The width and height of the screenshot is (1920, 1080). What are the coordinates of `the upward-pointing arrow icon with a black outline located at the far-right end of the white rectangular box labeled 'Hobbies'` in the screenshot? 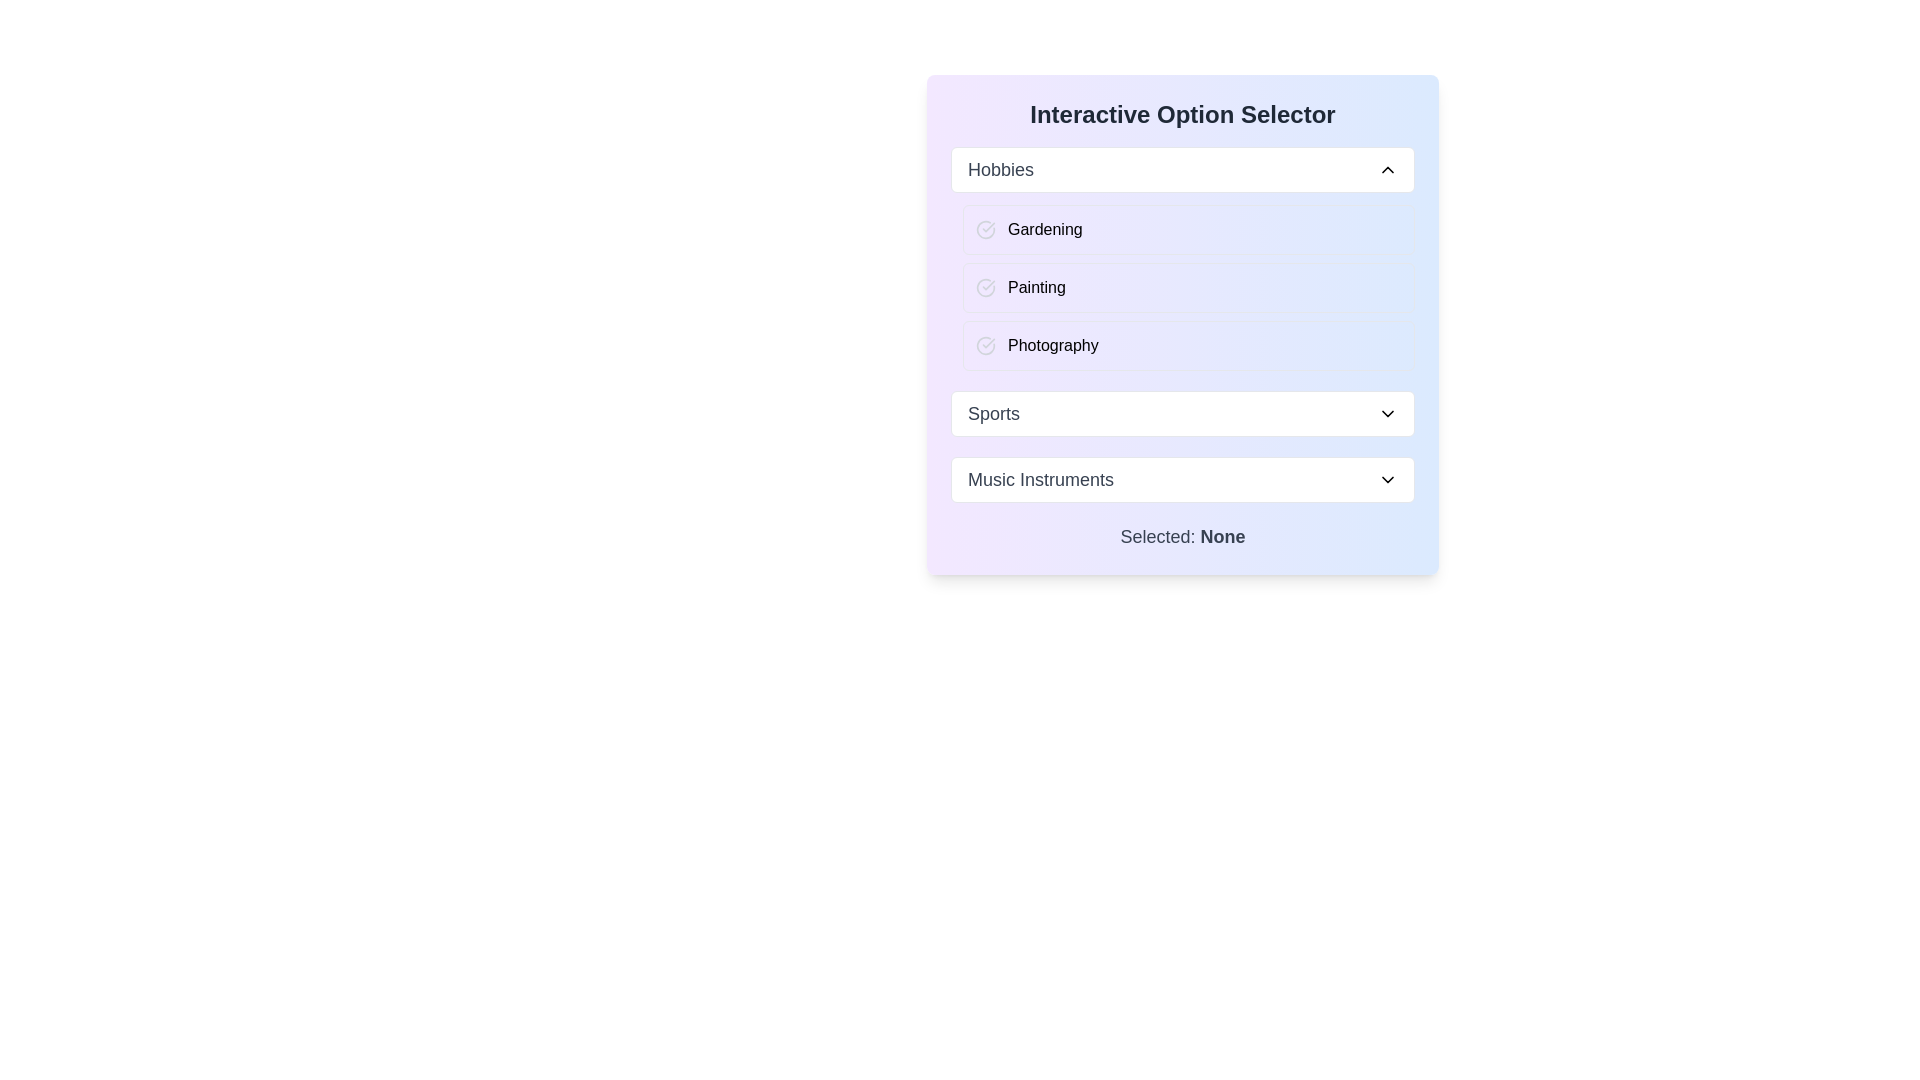 It's located at (1386, 168).